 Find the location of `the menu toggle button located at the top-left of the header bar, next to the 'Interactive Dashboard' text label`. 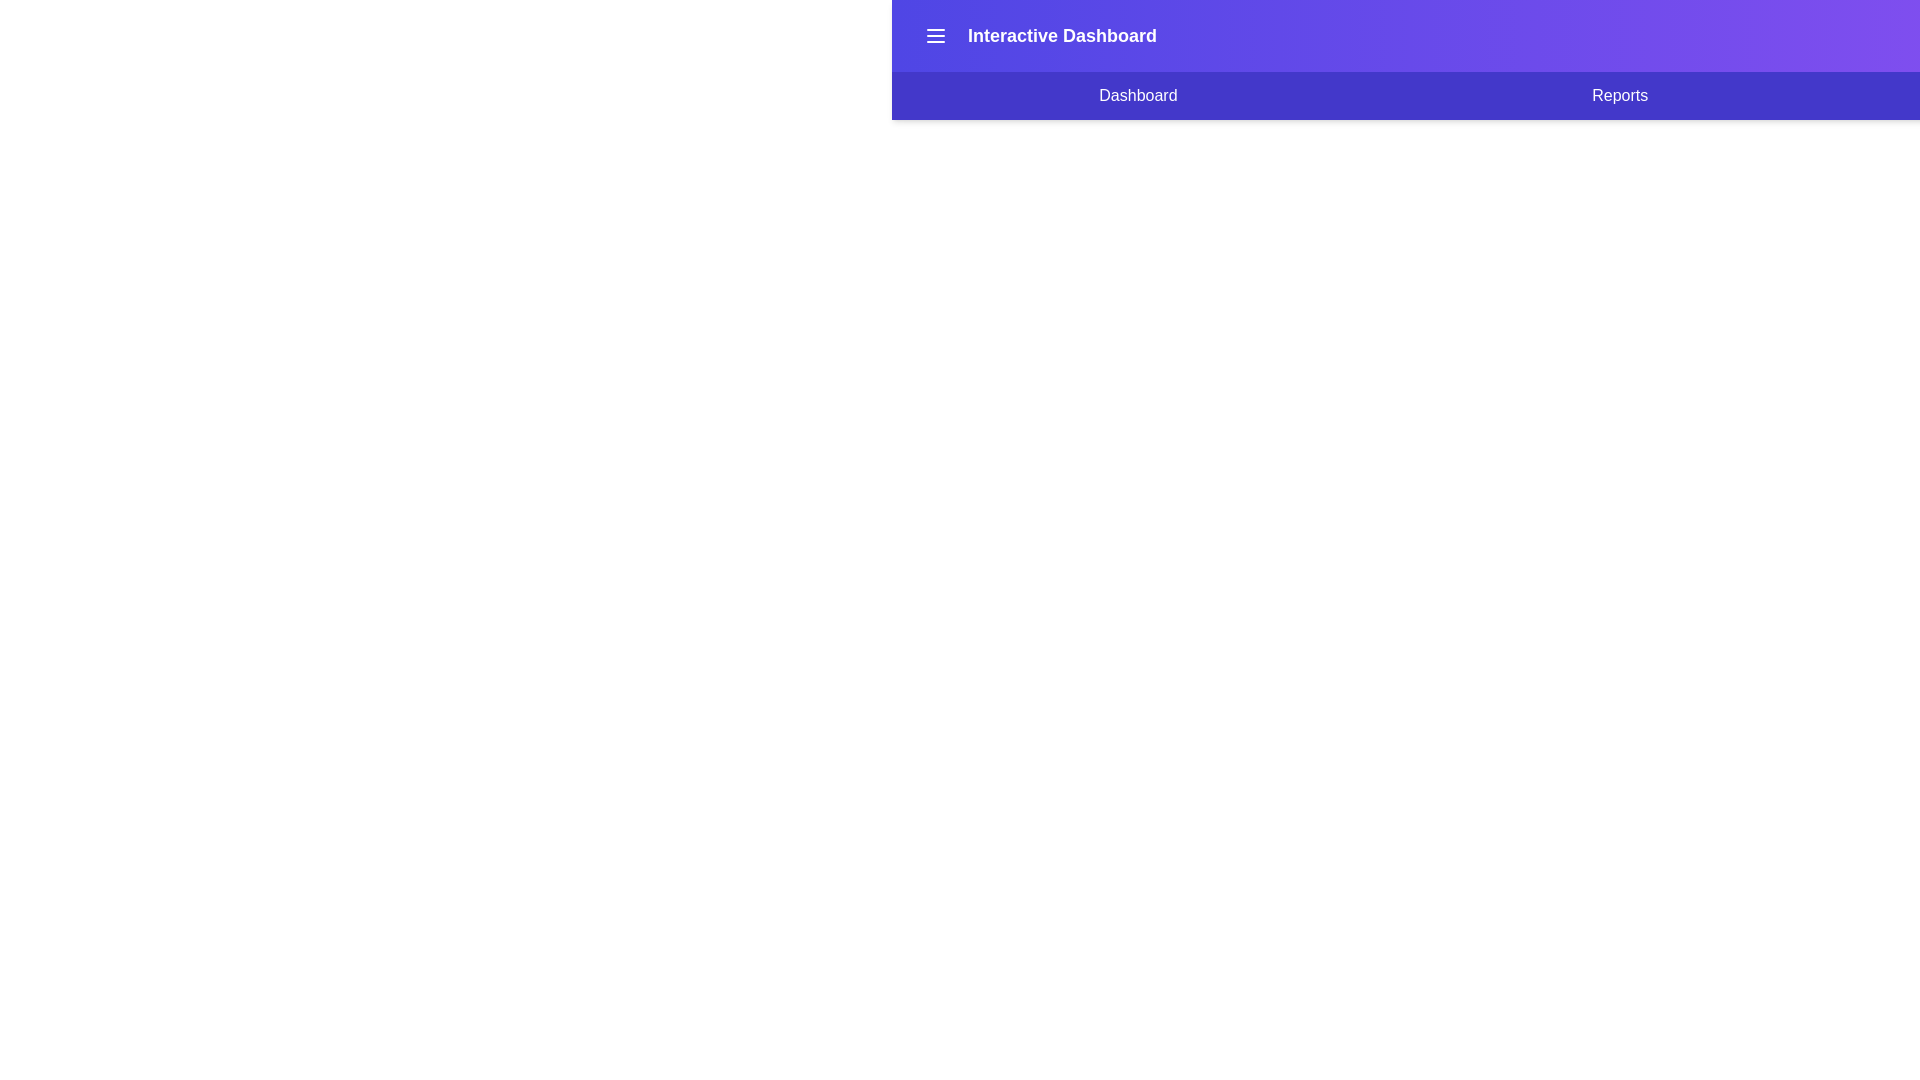

the menu toggle button located at the top-left of the header bar, next to the 'Interactive Dashboard' text label is located at coordinates (935, 35).